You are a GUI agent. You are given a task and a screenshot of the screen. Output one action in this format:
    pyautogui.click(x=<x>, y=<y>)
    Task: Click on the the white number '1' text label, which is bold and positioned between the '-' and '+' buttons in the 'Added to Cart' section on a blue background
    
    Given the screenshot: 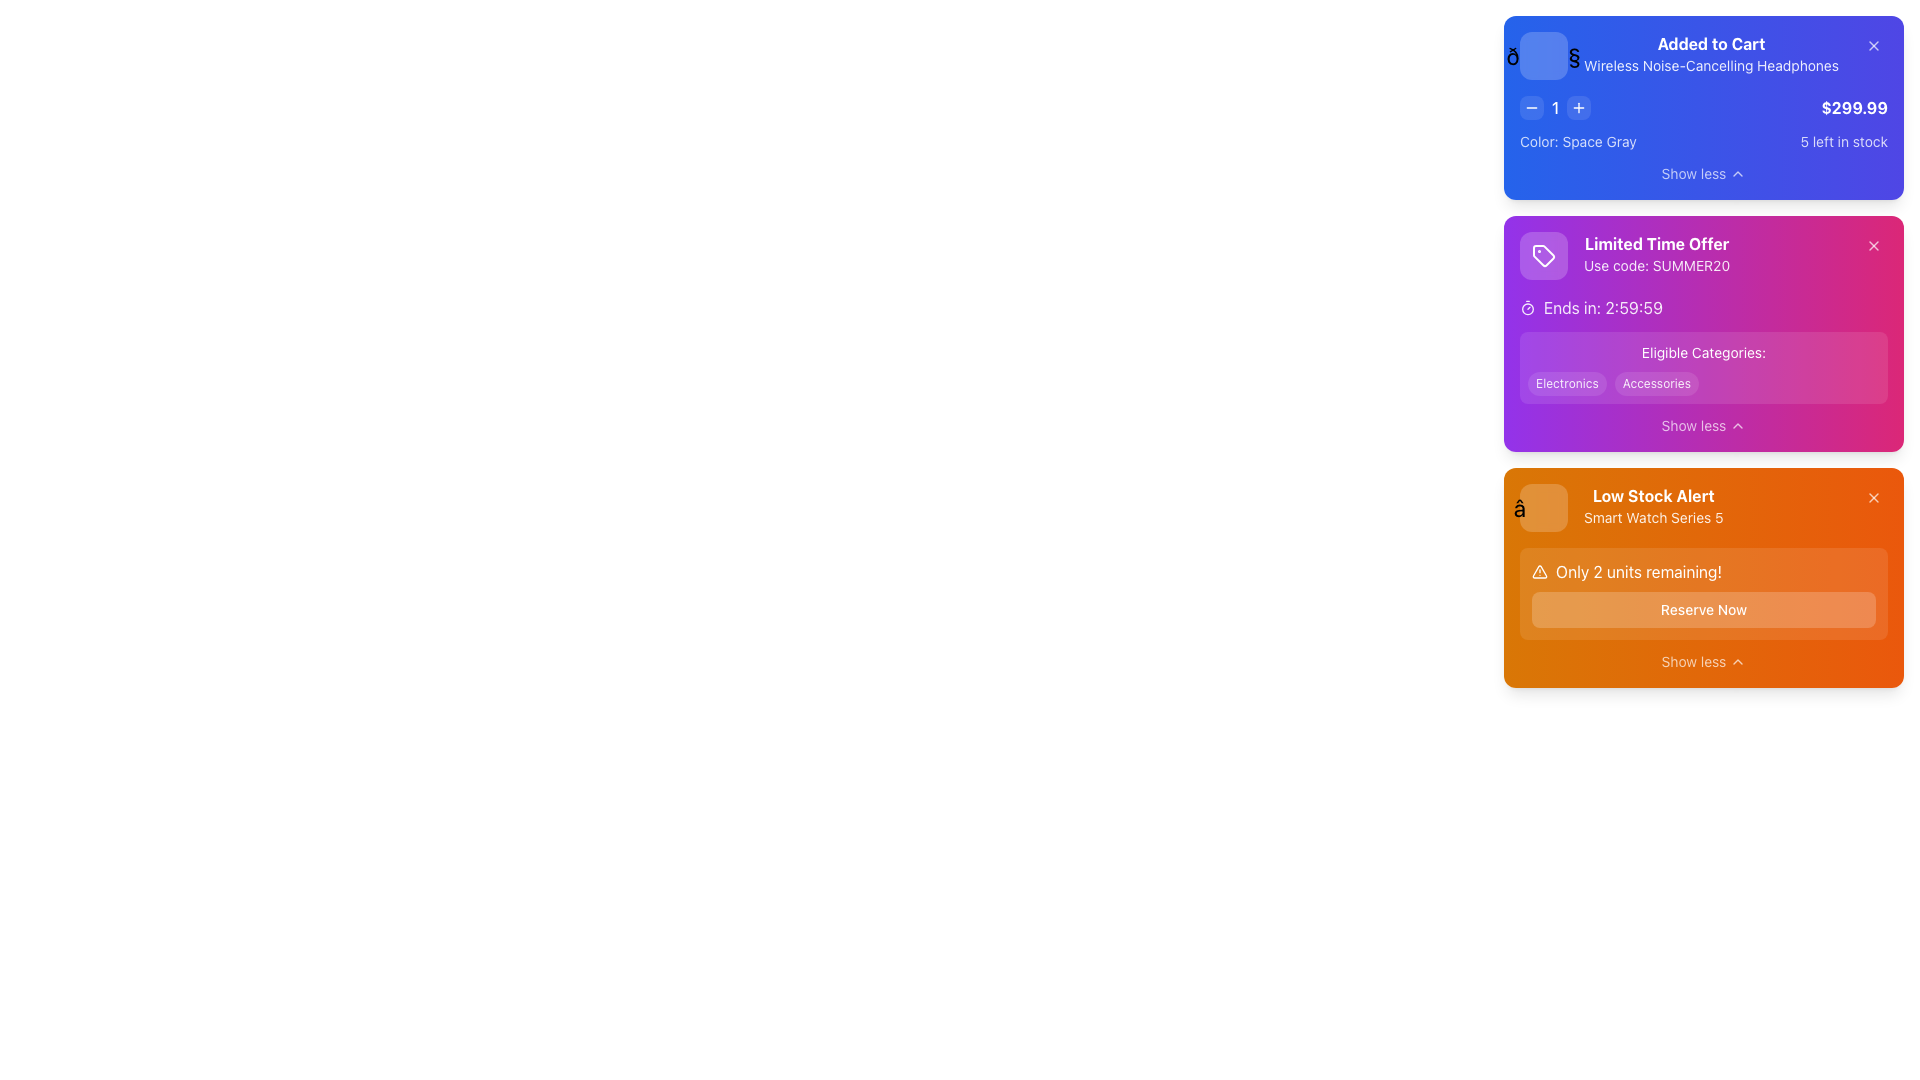 What is the action you would take?
    pyautogui.click(x=1554, y=108)
    